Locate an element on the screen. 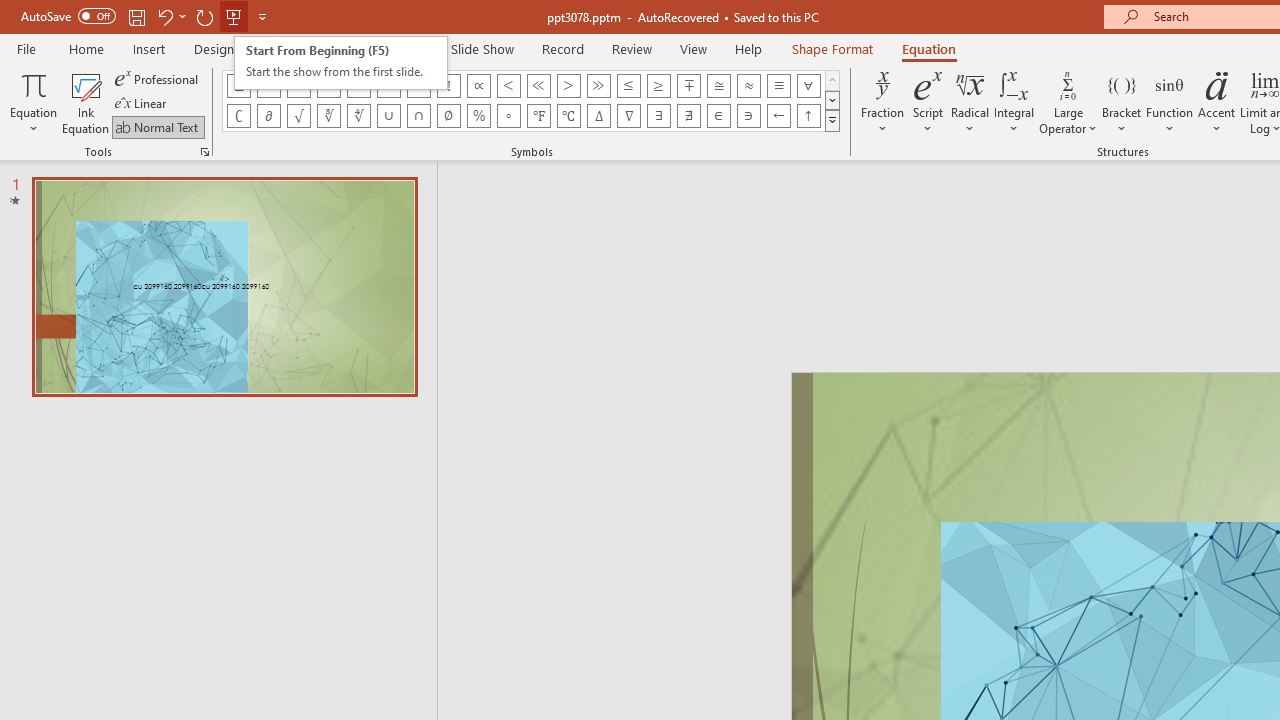 The width and height of the screenshot is (1280, 720). 'Equation Symbol For All' is located at coordinates (808, 85).